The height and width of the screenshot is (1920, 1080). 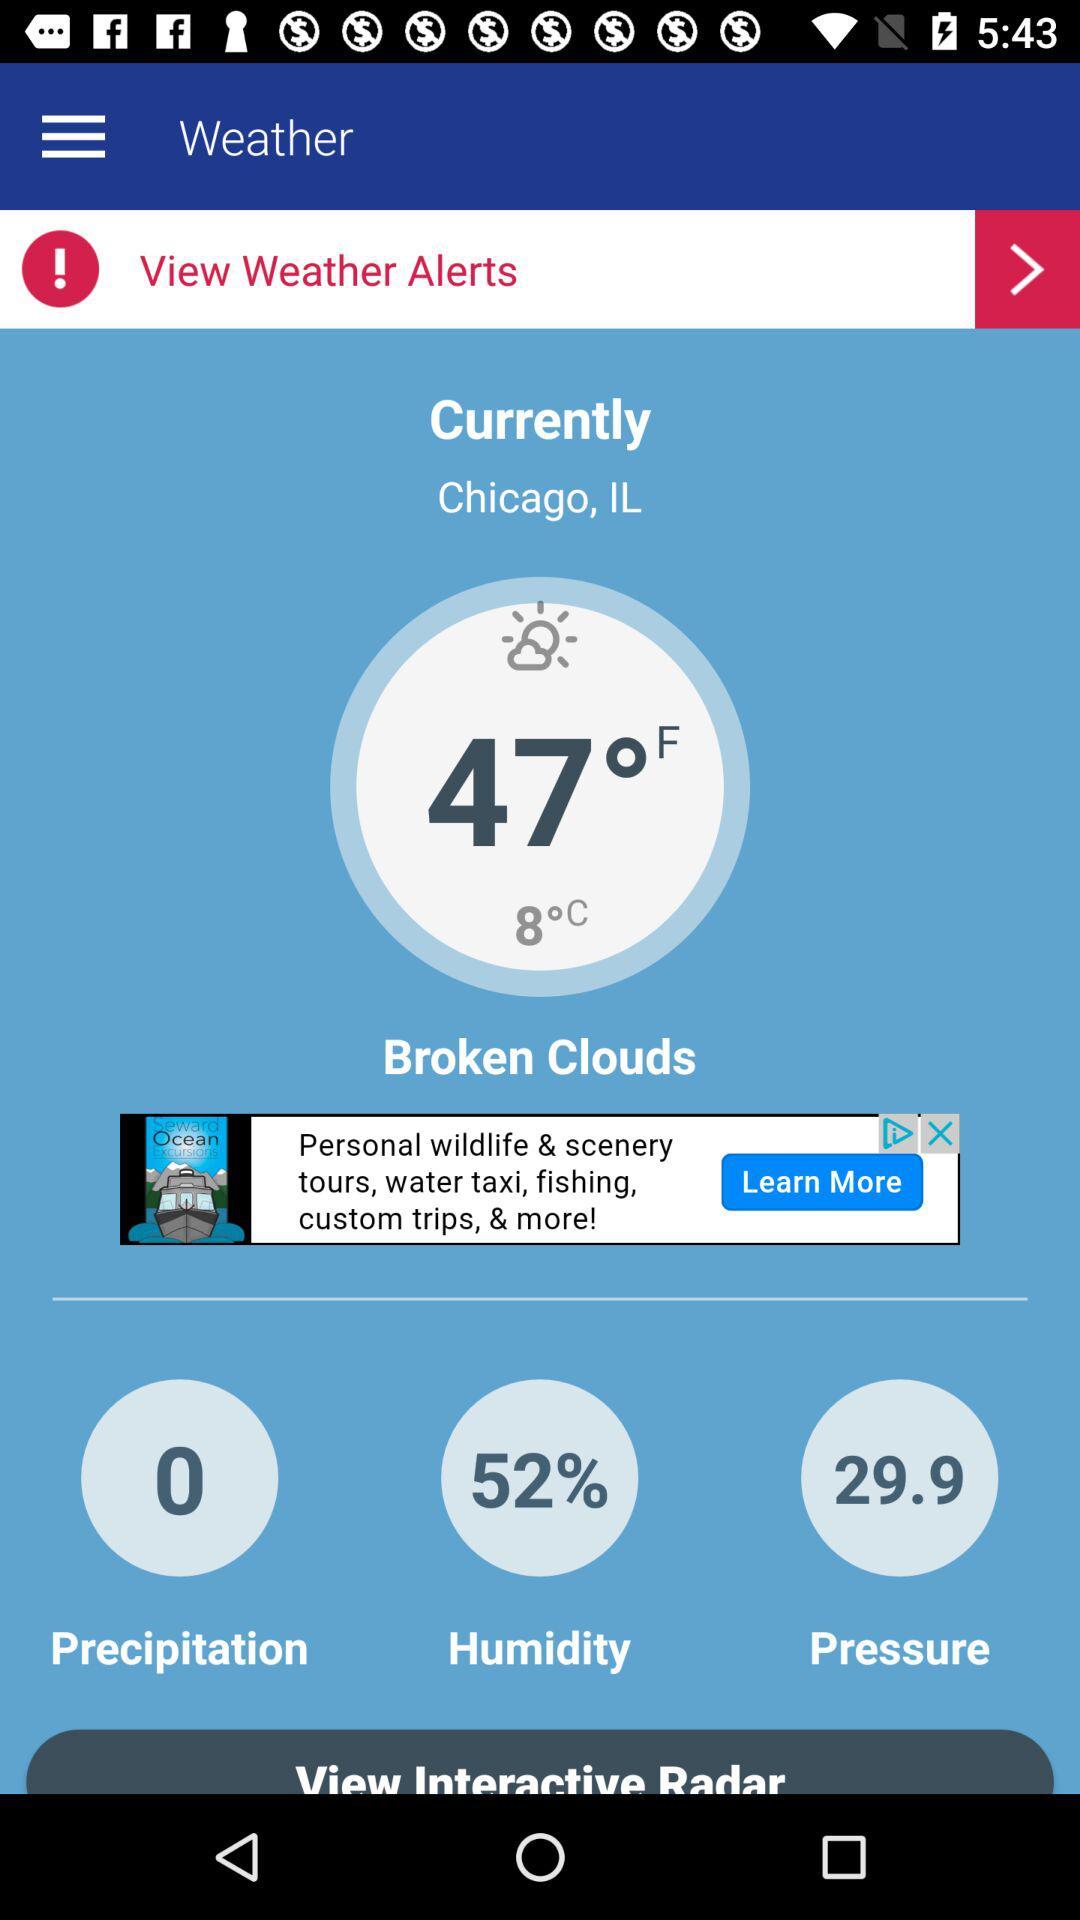 I want to click on advertisement, so click(x=540, y=1179).